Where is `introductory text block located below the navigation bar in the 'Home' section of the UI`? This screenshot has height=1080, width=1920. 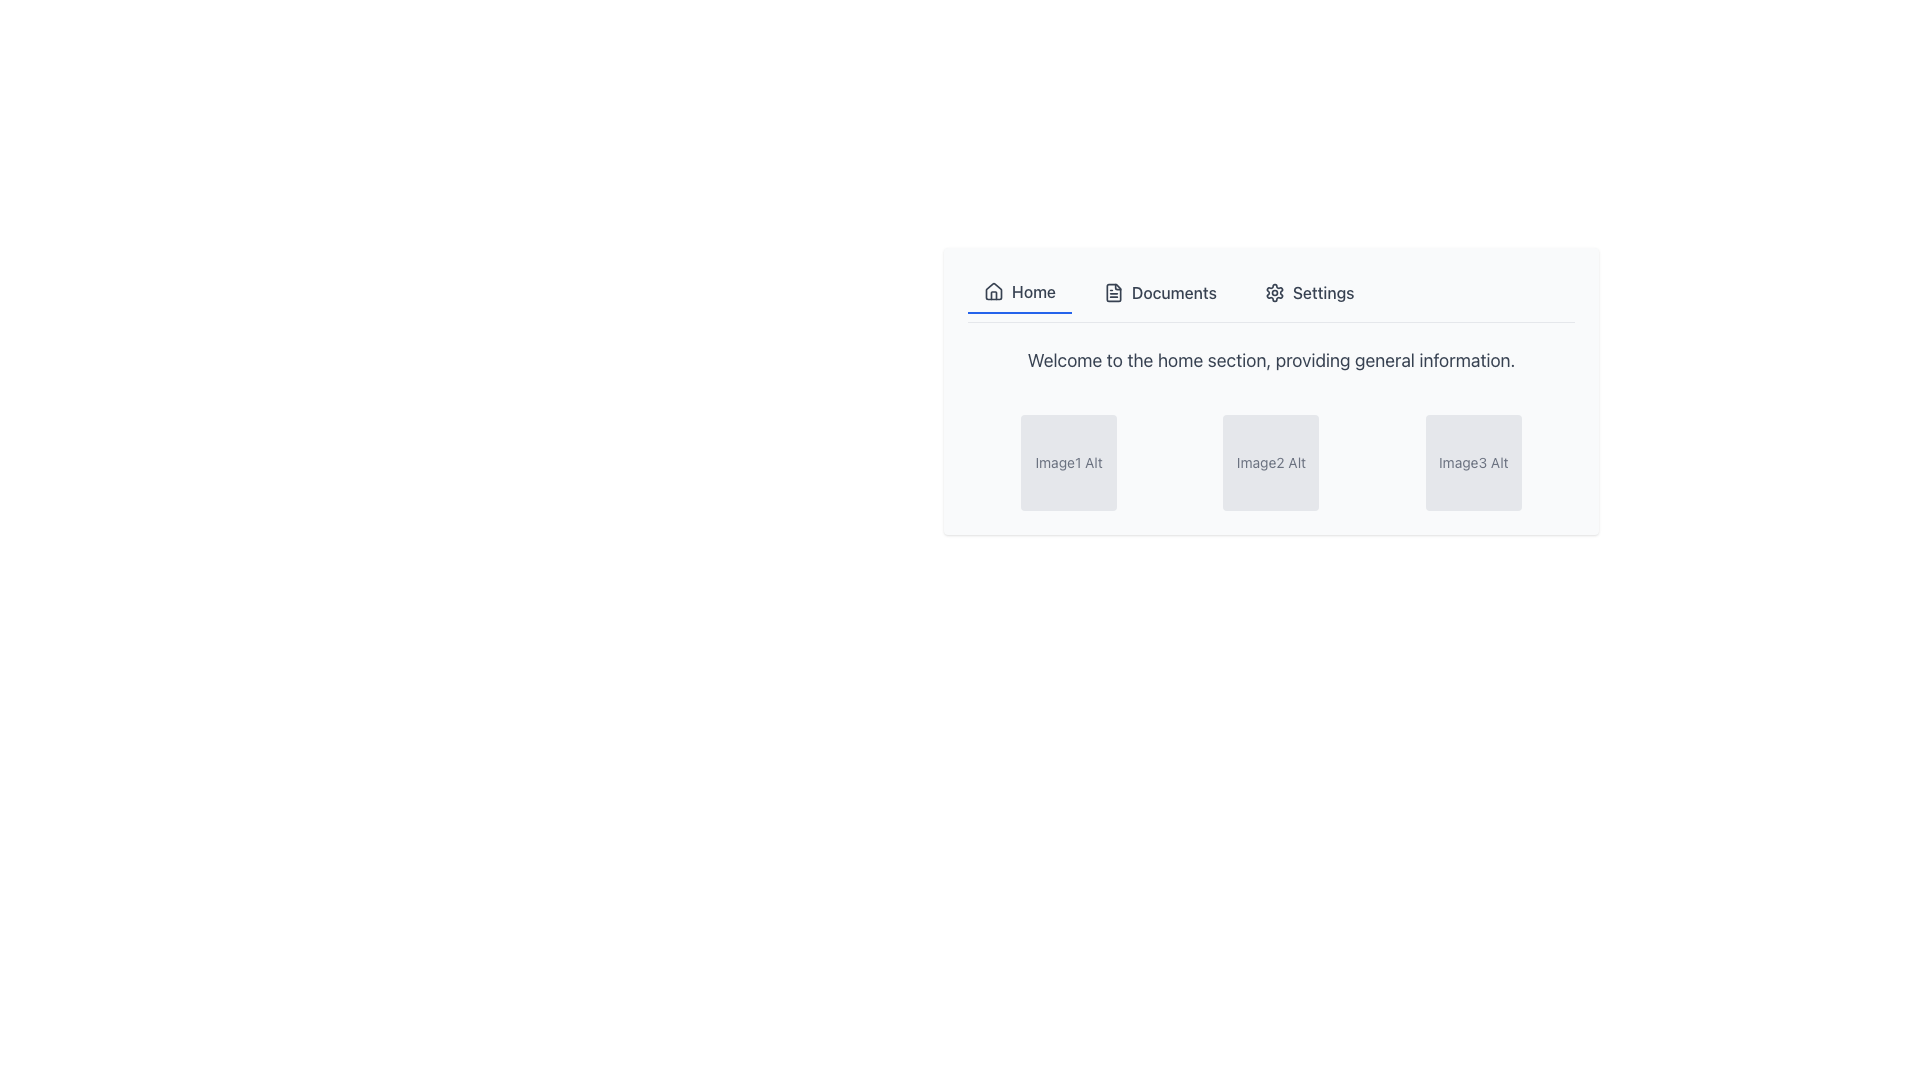 introductory text block located below the navigation bar in the 'Home' section of the UI is located at coordinates (1270, 361).